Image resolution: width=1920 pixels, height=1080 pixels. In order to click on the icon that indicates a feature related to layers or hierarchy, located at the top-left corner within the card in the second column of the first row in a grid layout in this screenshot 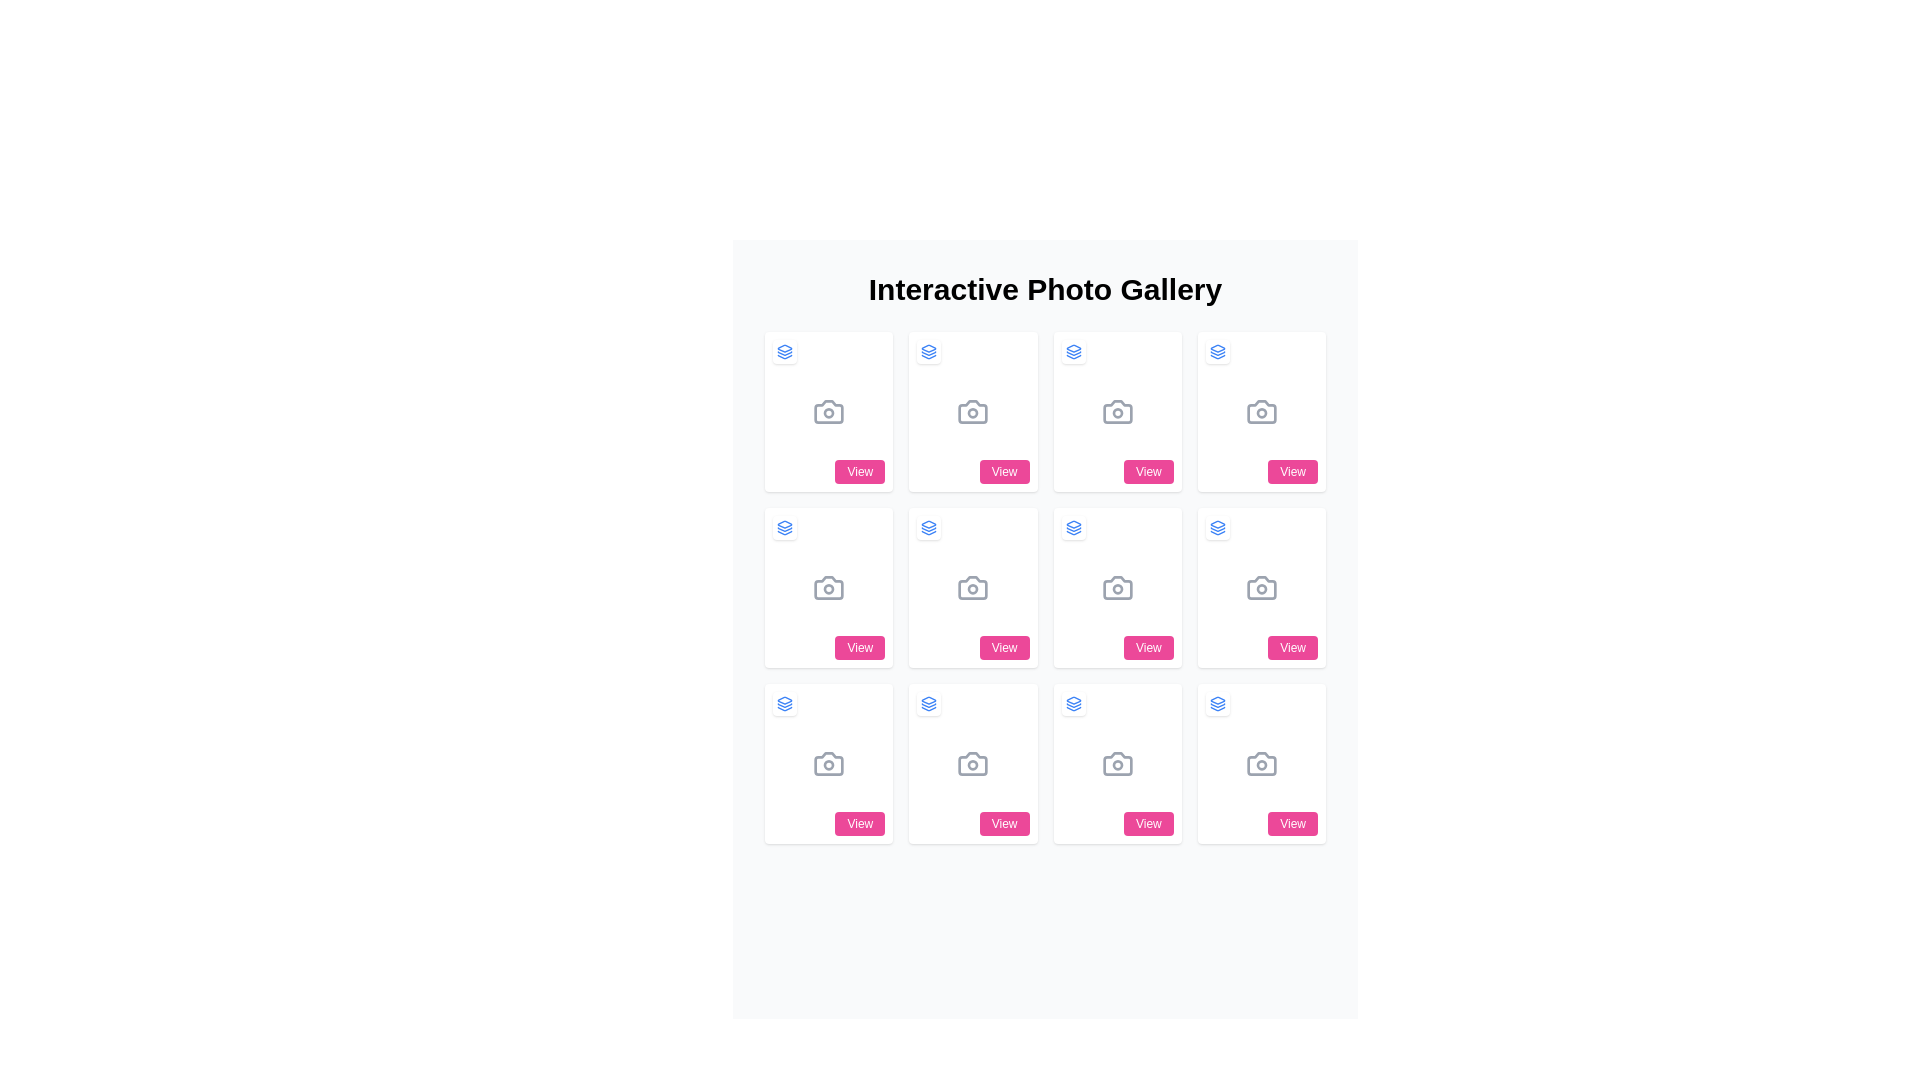, I will do `click(1072, 350)`.